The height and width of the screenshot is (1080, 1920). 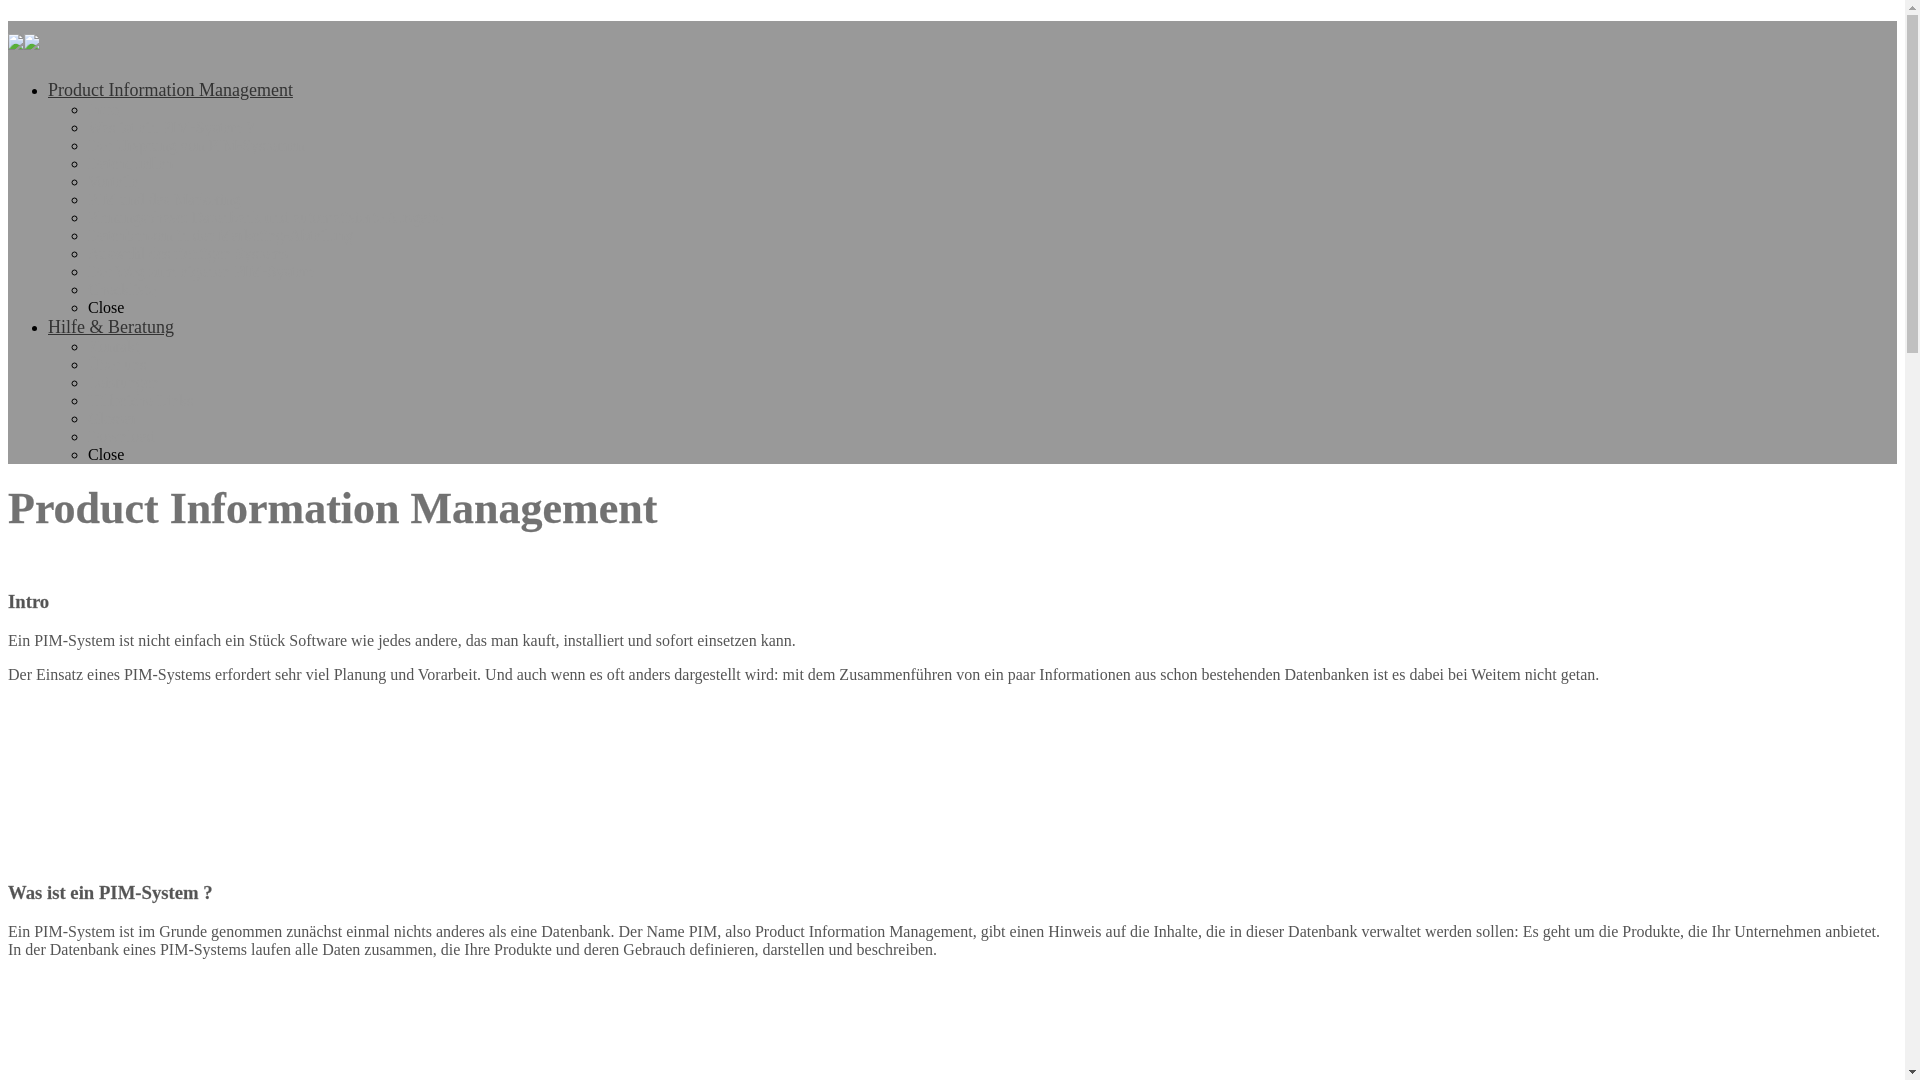 I want to click on 'Der Weg zum eigenen PIM-System', so click(x=201, y=271).